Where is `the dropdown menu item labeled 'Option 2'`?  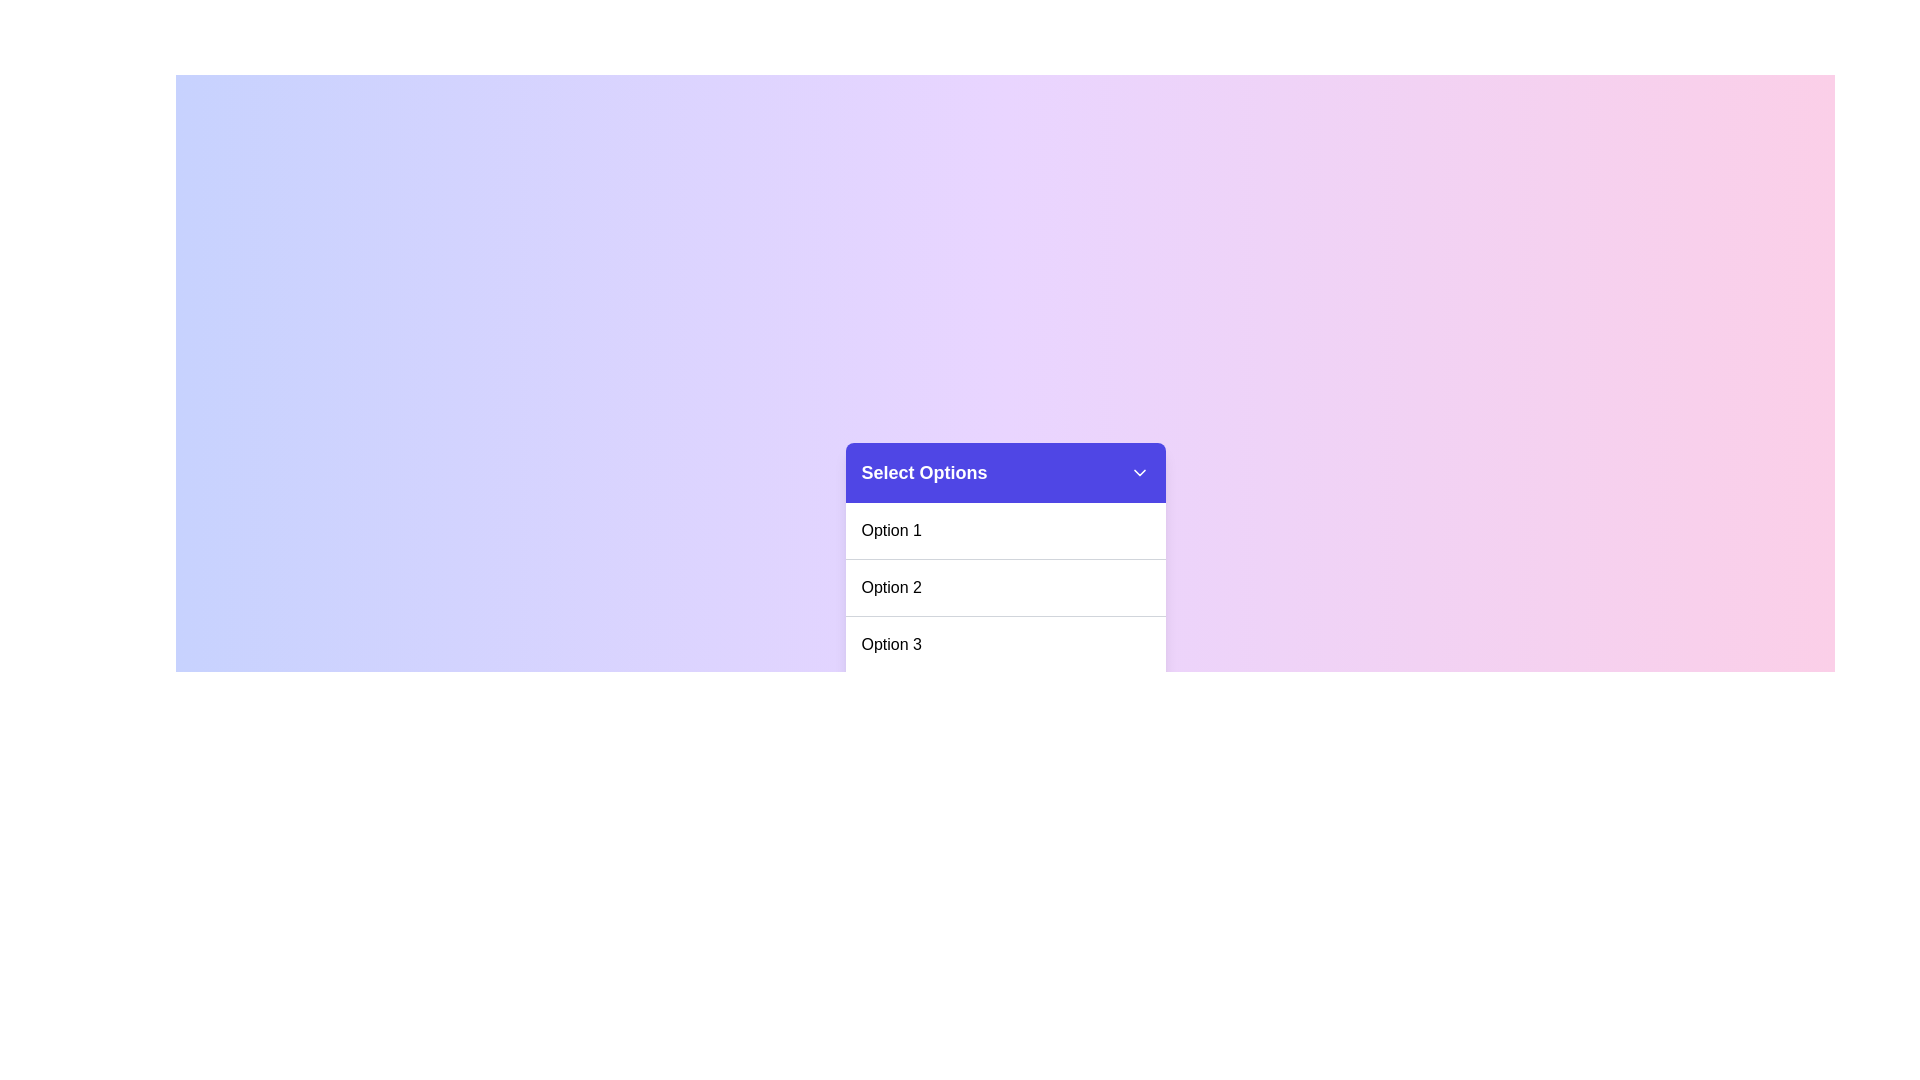
the dropdown menu item labeled 'Option 2' is located at coordinates (890, 586).